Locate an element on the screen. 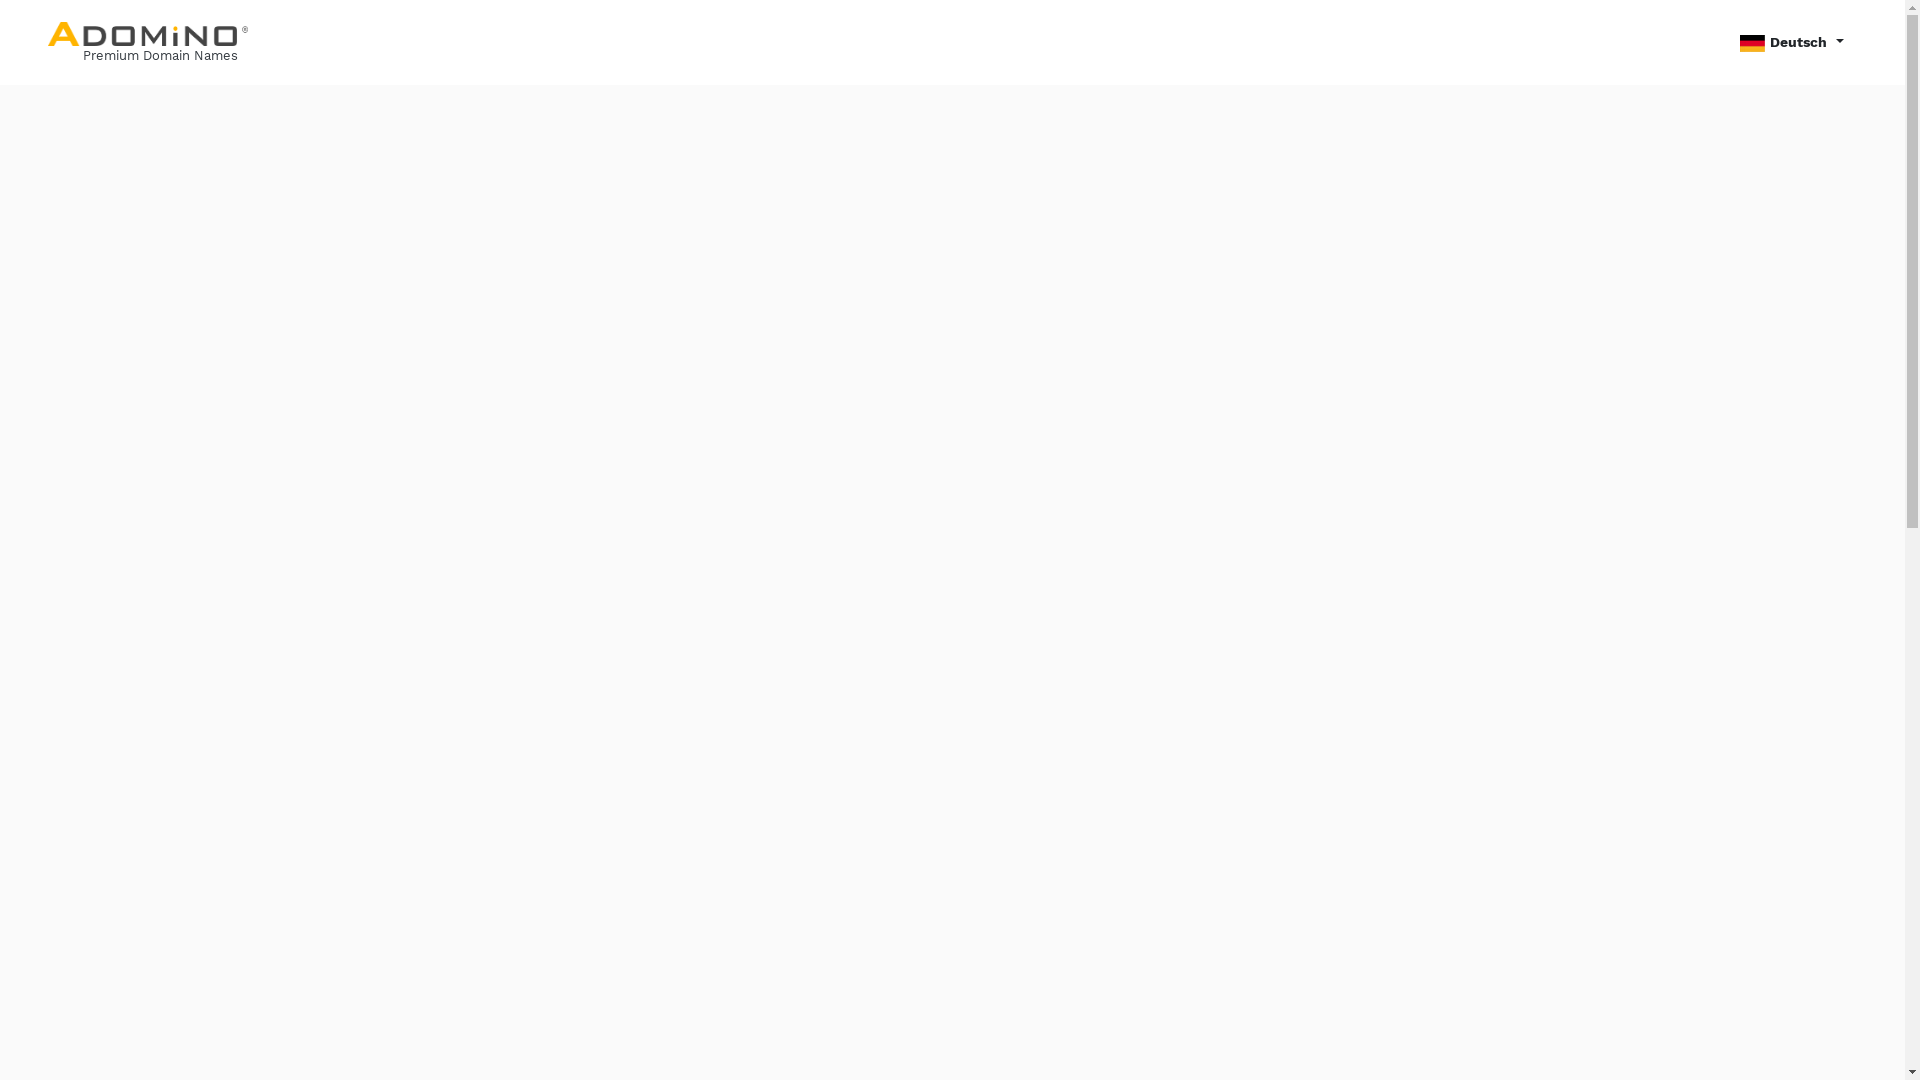 Image resolution: width=1920 pixels, height=1080 pixels. 'Premium Domain Names' is located at coordinates (147, 42).